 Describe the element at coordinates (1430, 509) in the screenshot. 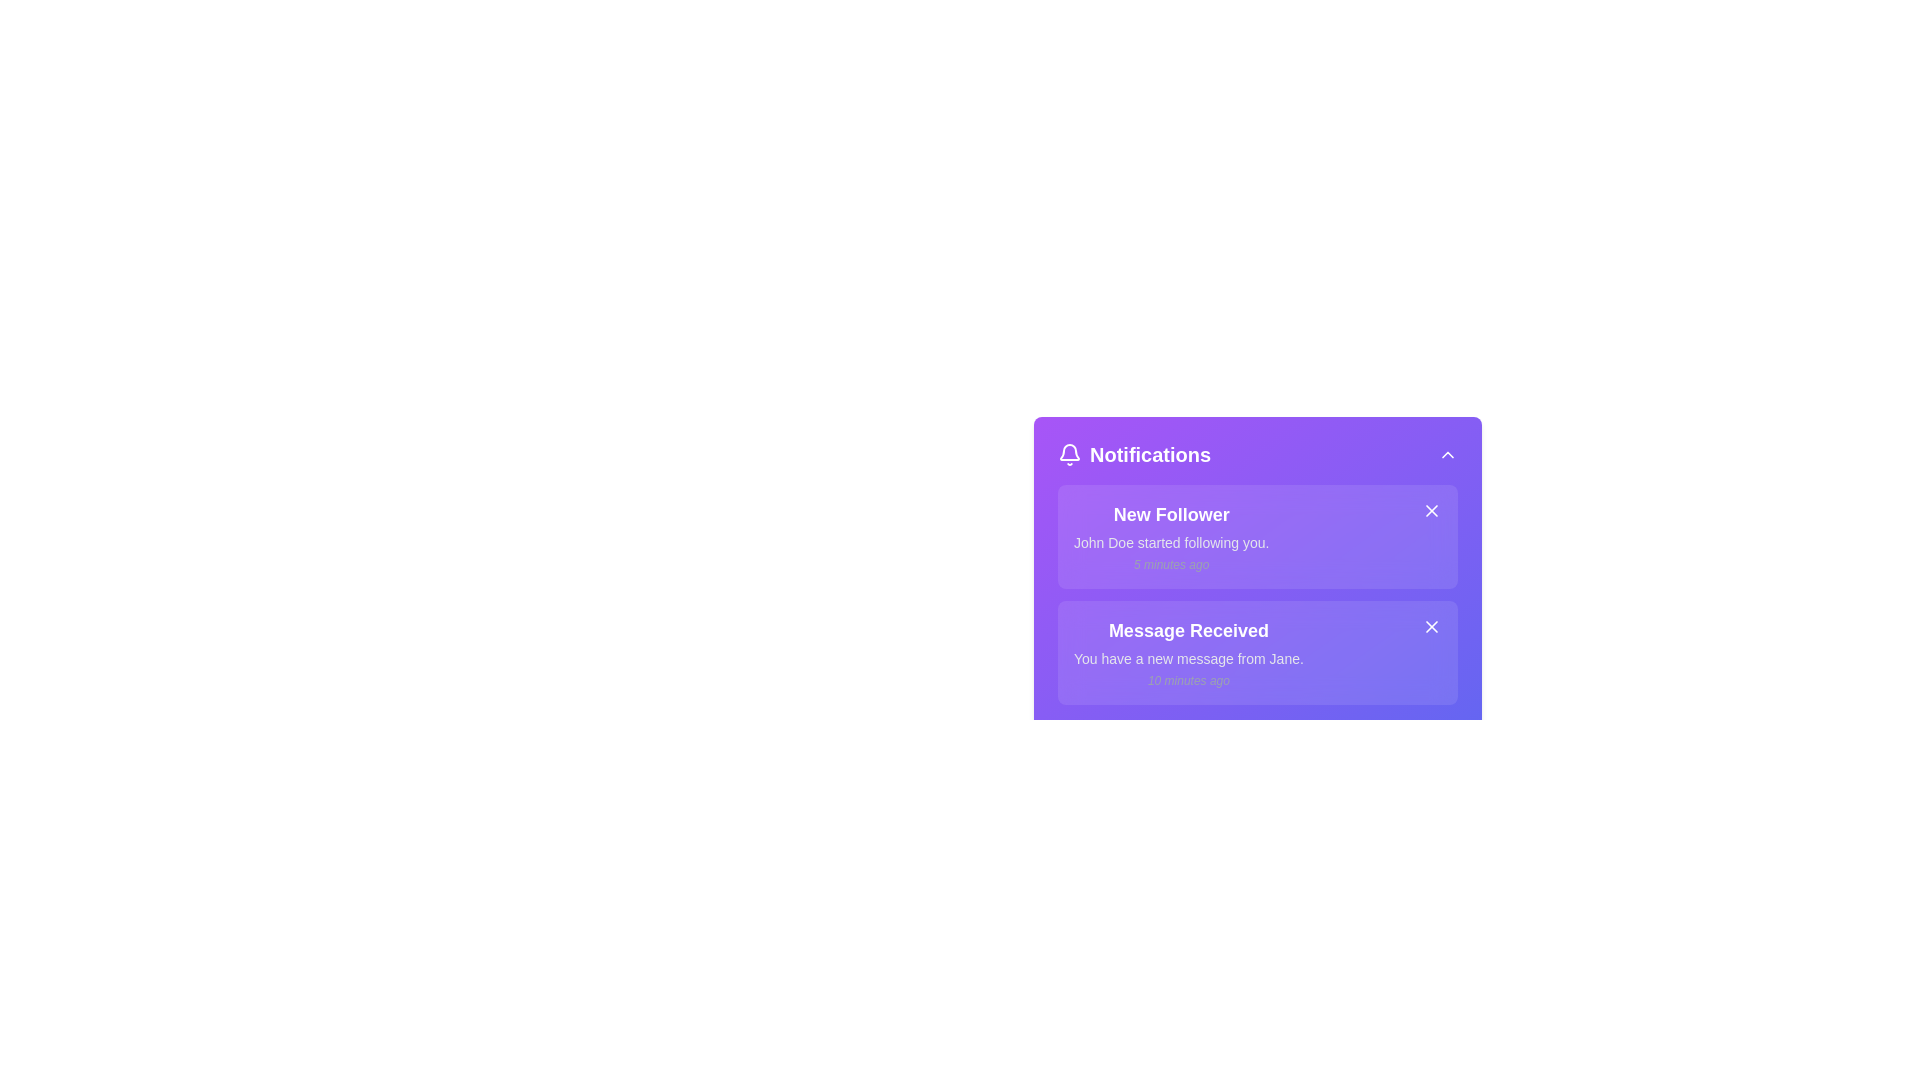

I see `the Close button icon resembling a diagonal cross in the top-right corner of the 'New Follower' notification item` at that location.